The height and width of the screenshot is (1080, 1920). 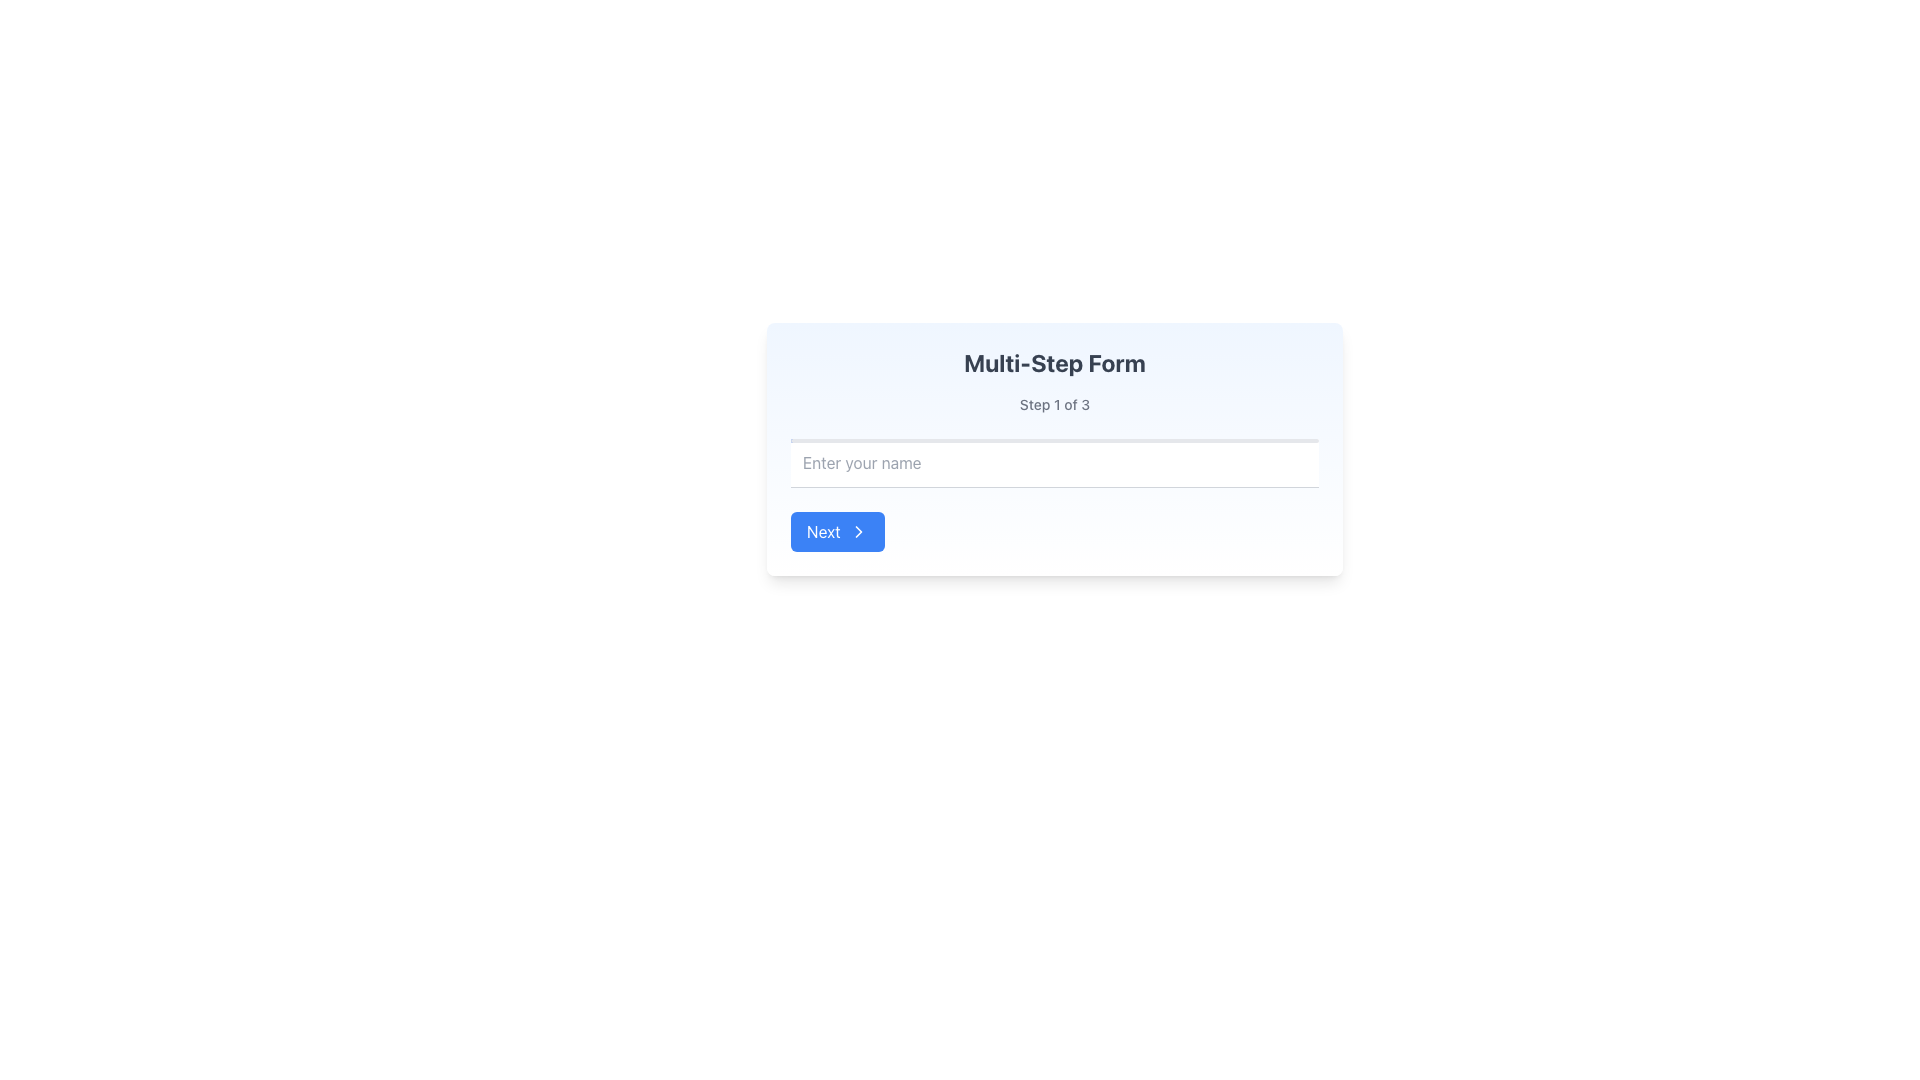 I want to click on the filled portion of the progress bar segment in the multi-step form to indicate progress, so click(x=878, y=439).